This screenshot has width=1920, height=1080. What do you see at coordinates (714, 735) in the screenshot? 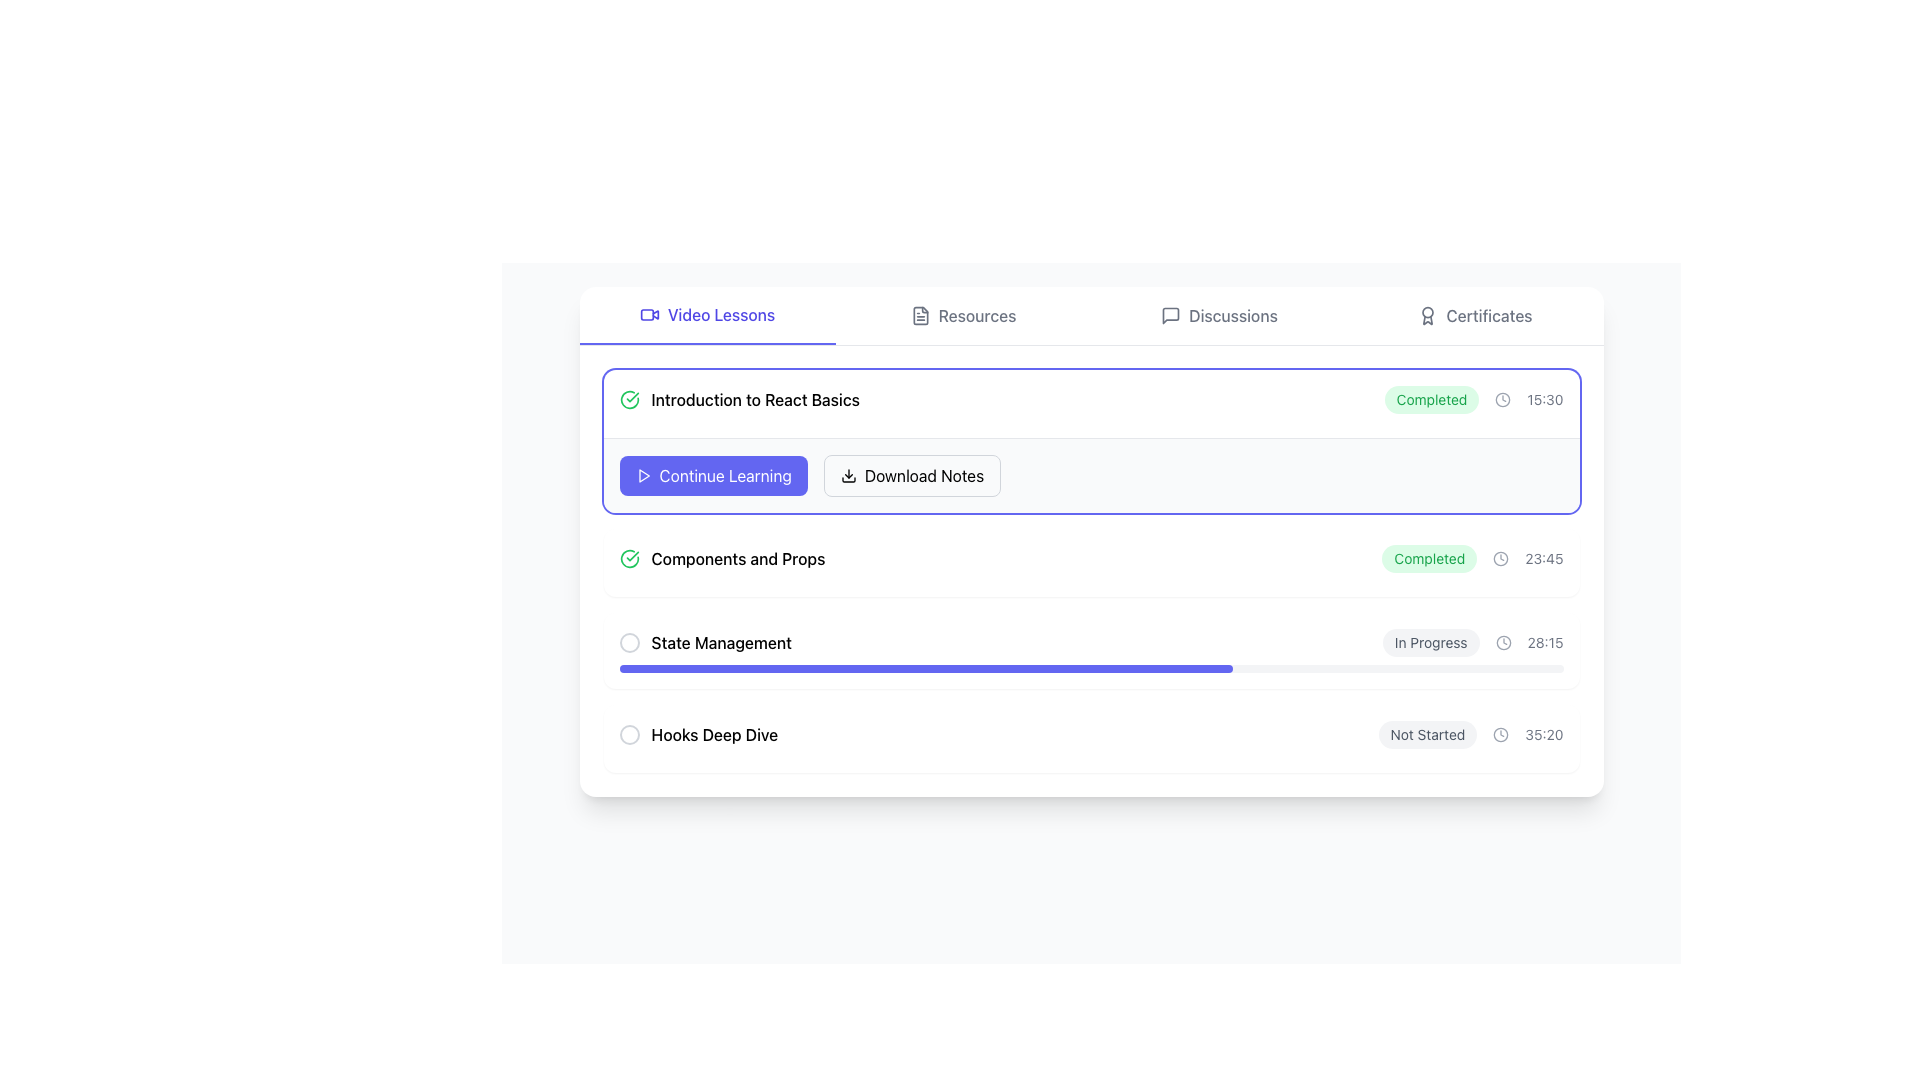
I see `the text label reading 'Hooks Deep Dive', which is styled with a medium font weight and located at the bottom of a list of items, centered horizontally in its row, next to a circular, bordered icon` at bounding box center [714, 735].